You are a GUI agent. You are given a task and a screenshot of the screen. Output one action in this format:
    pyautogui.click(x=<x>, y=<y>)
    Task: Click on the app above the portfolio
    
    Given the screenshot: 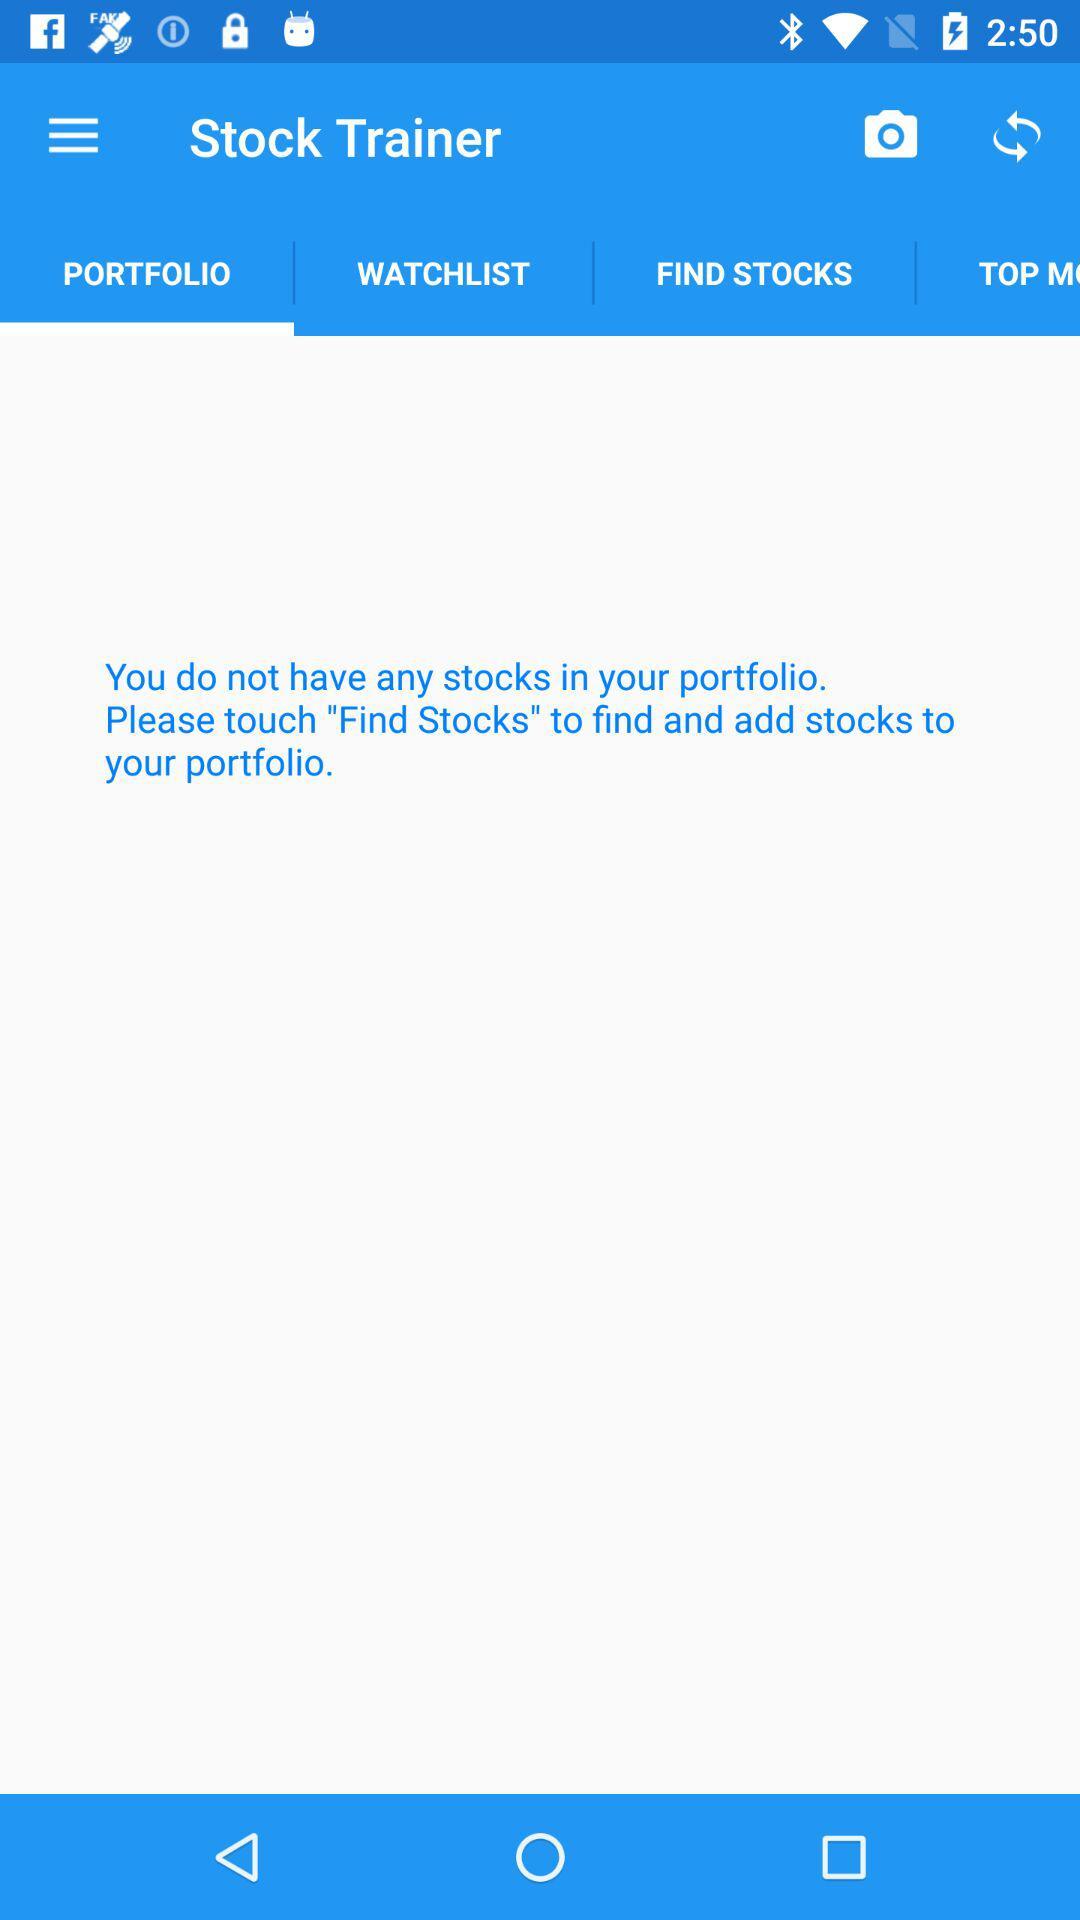 What is the action you would take?
    pyautogui.click(x=72, y=135)
    